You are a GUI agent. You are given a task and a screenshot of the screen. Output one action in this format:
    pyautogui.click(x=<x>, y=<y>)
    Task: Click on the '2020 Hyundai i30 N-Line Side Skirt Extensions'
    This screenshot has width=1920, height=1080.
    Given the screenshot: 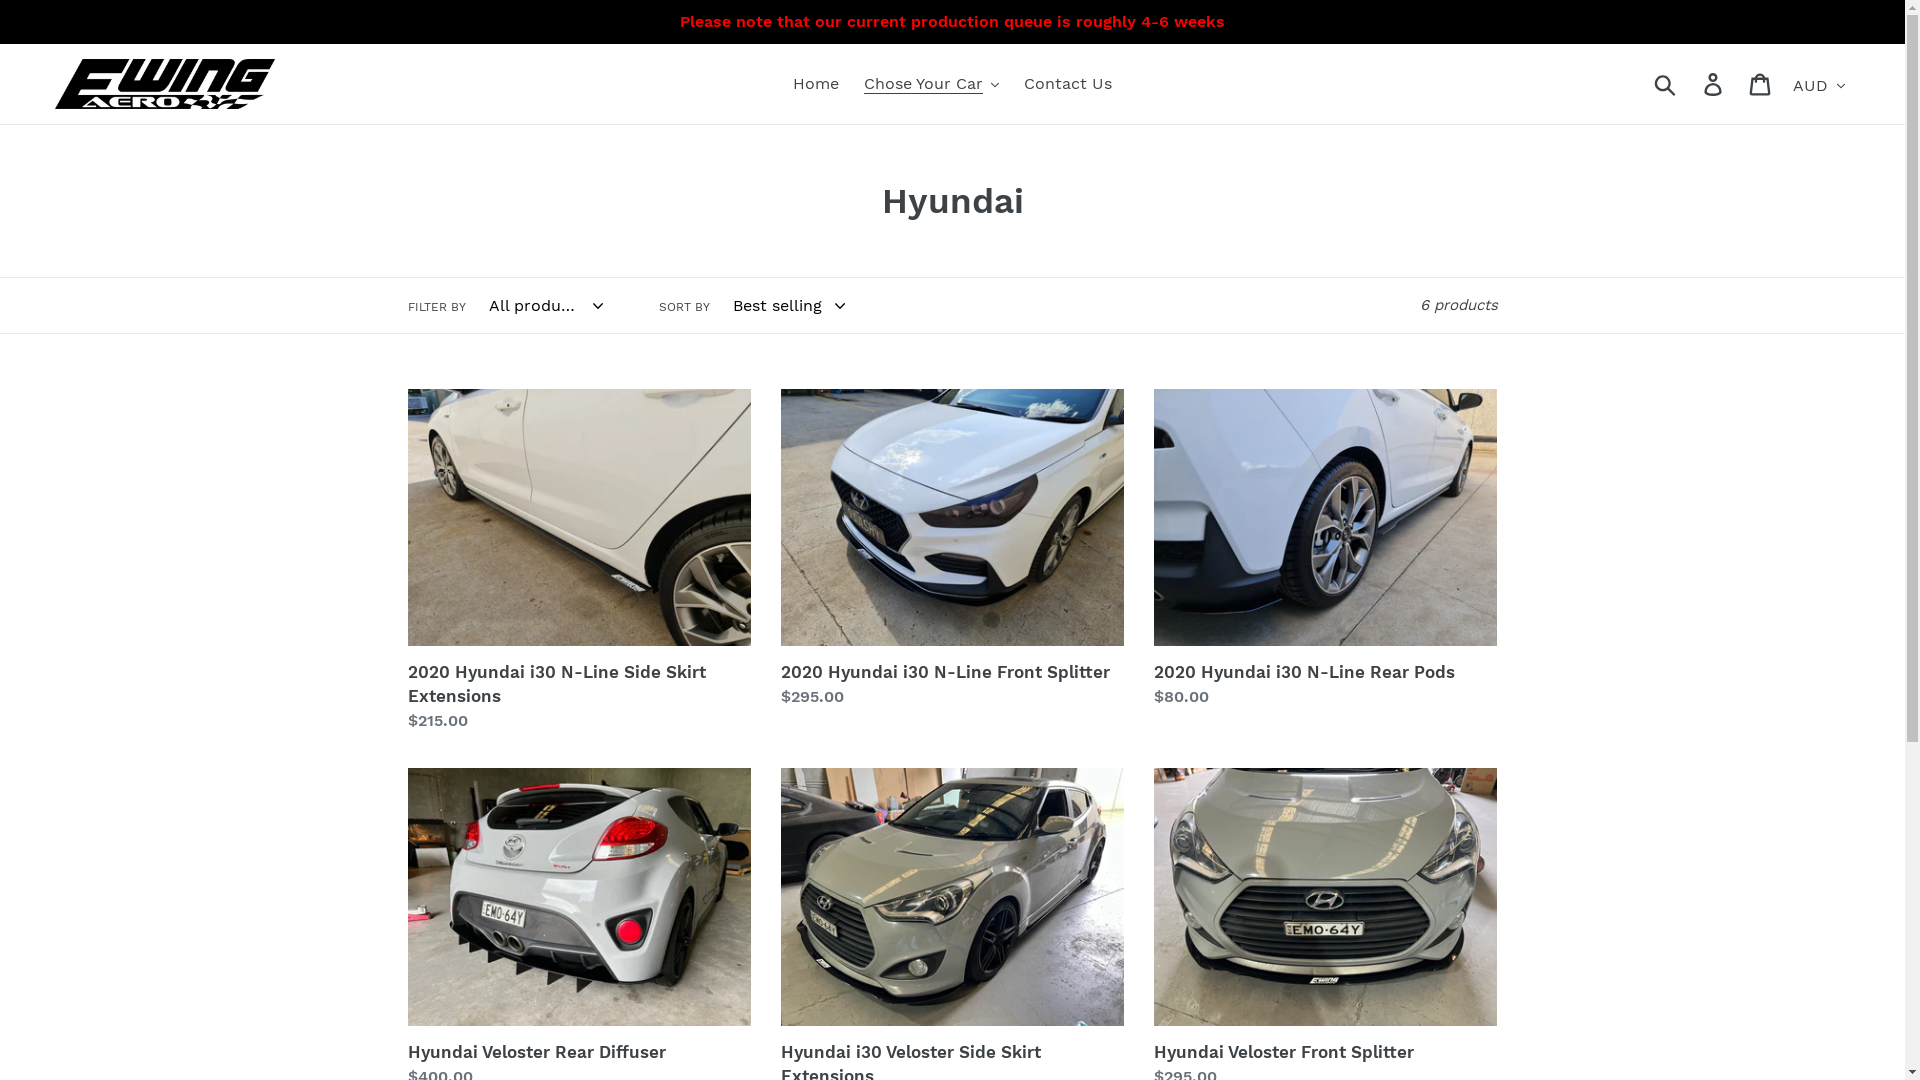 What is the action you would take?
    pyautogui.click(x=578, y=560)
    